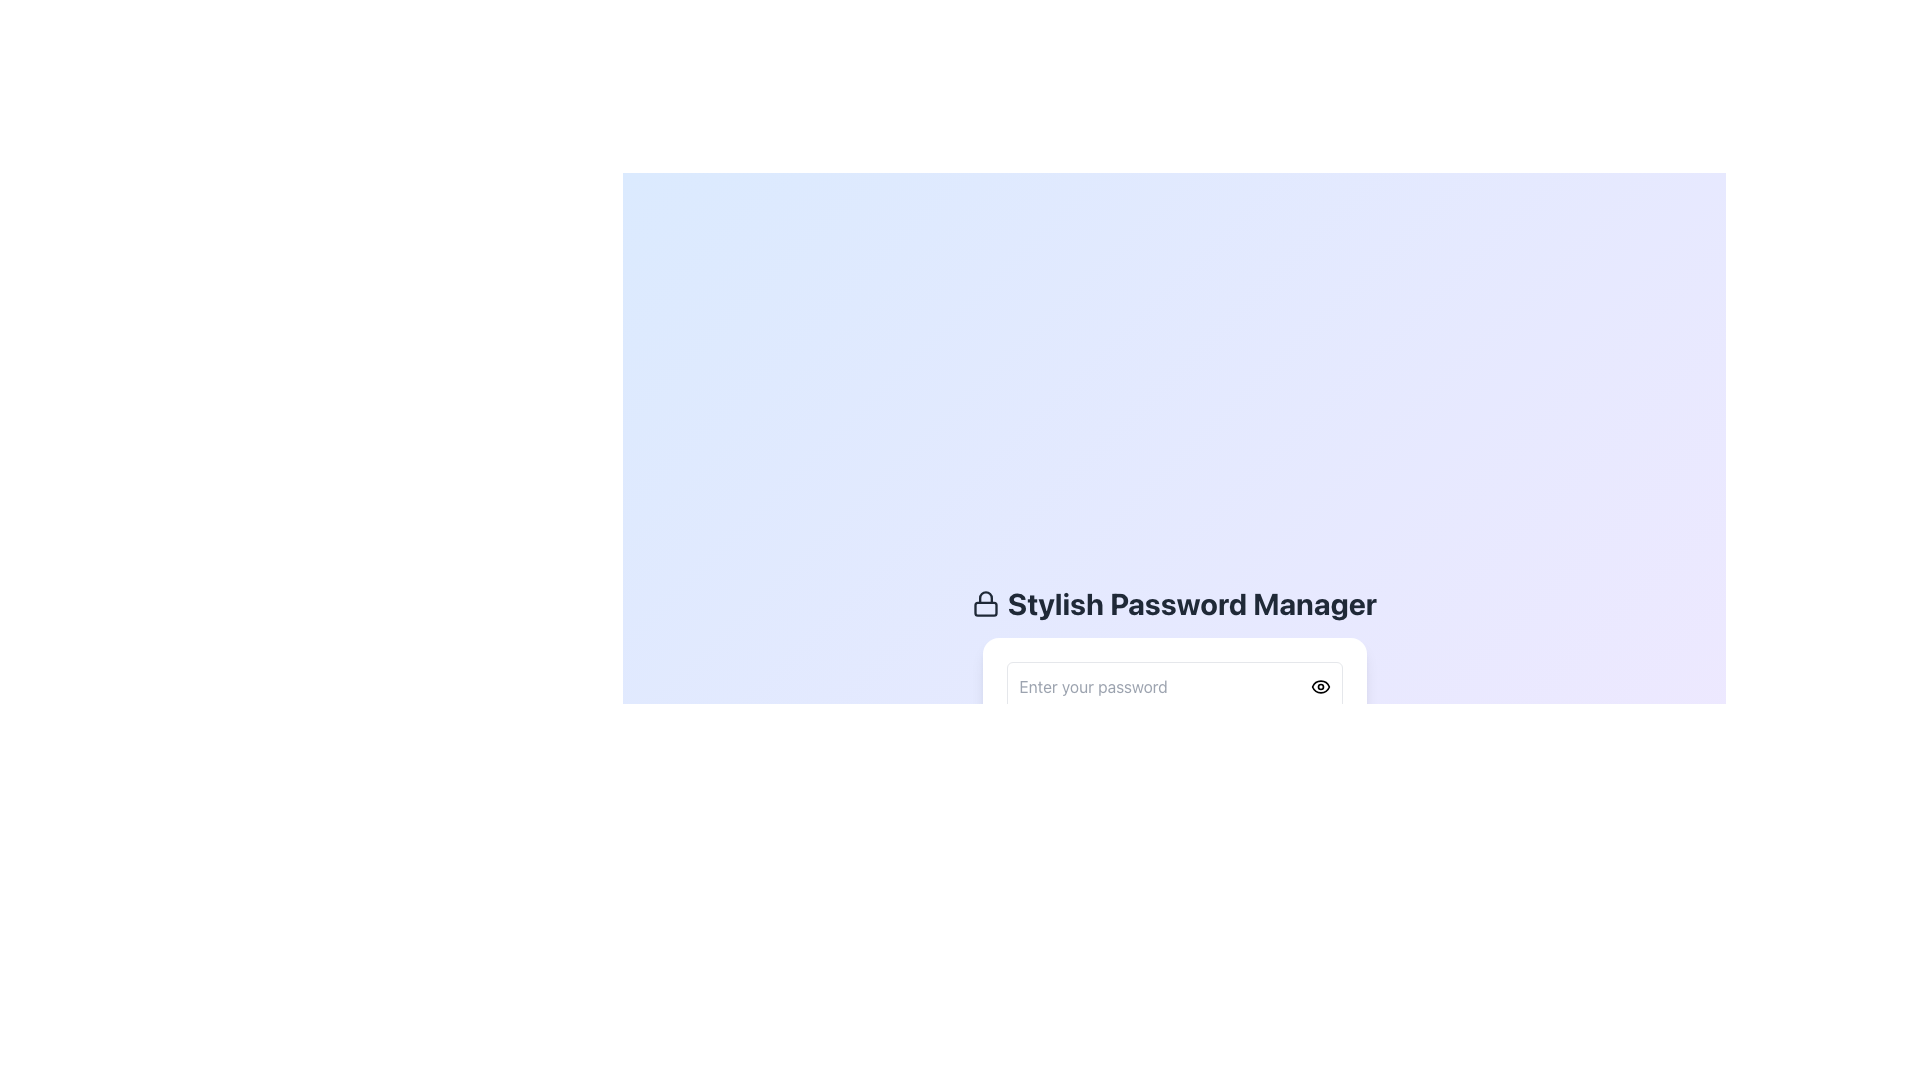 The width and height of the screenshot is (1920, 1080). I want to click on the arc of the lock graphic in the header section, which symbolizes security for the 'Stylish Password Manager', so click(985, 596).